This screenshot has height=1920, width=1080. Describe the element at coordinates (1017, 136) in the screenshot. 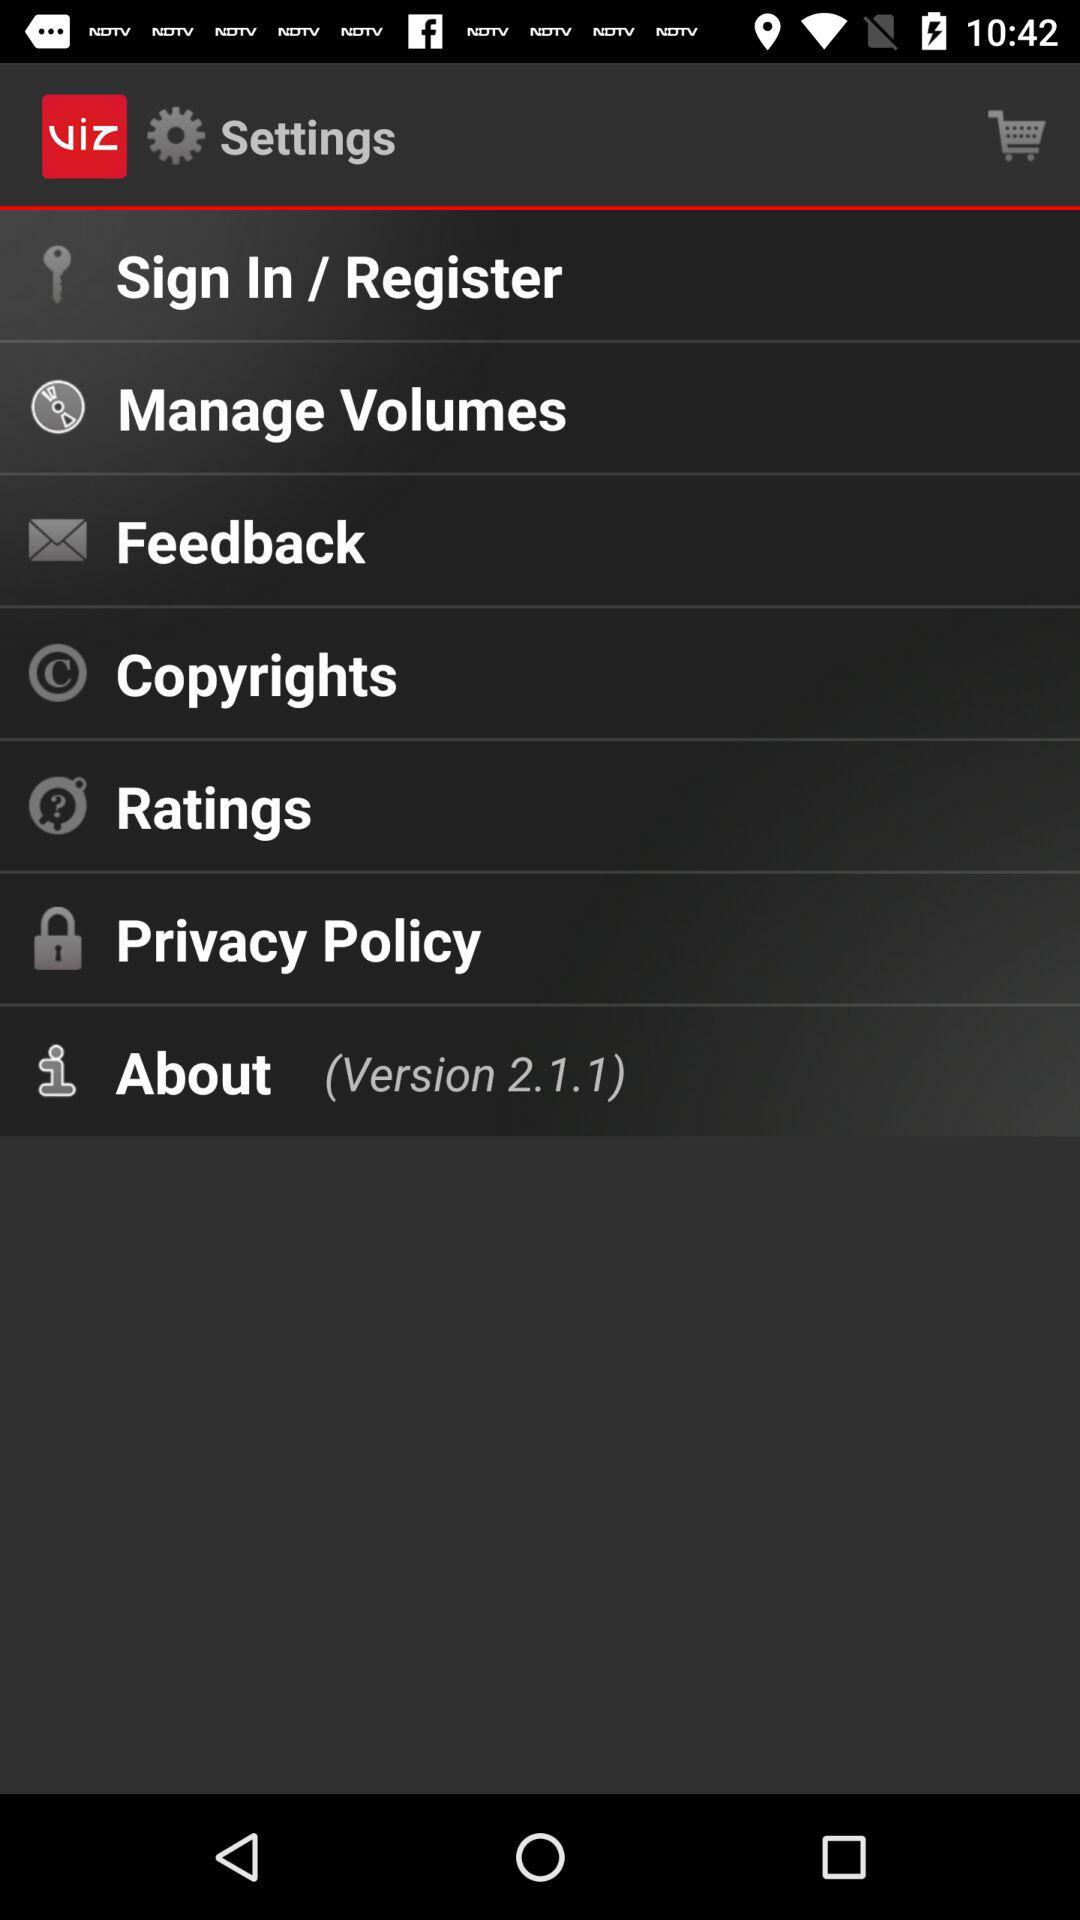

I see `on the cart image in the page` at that location.